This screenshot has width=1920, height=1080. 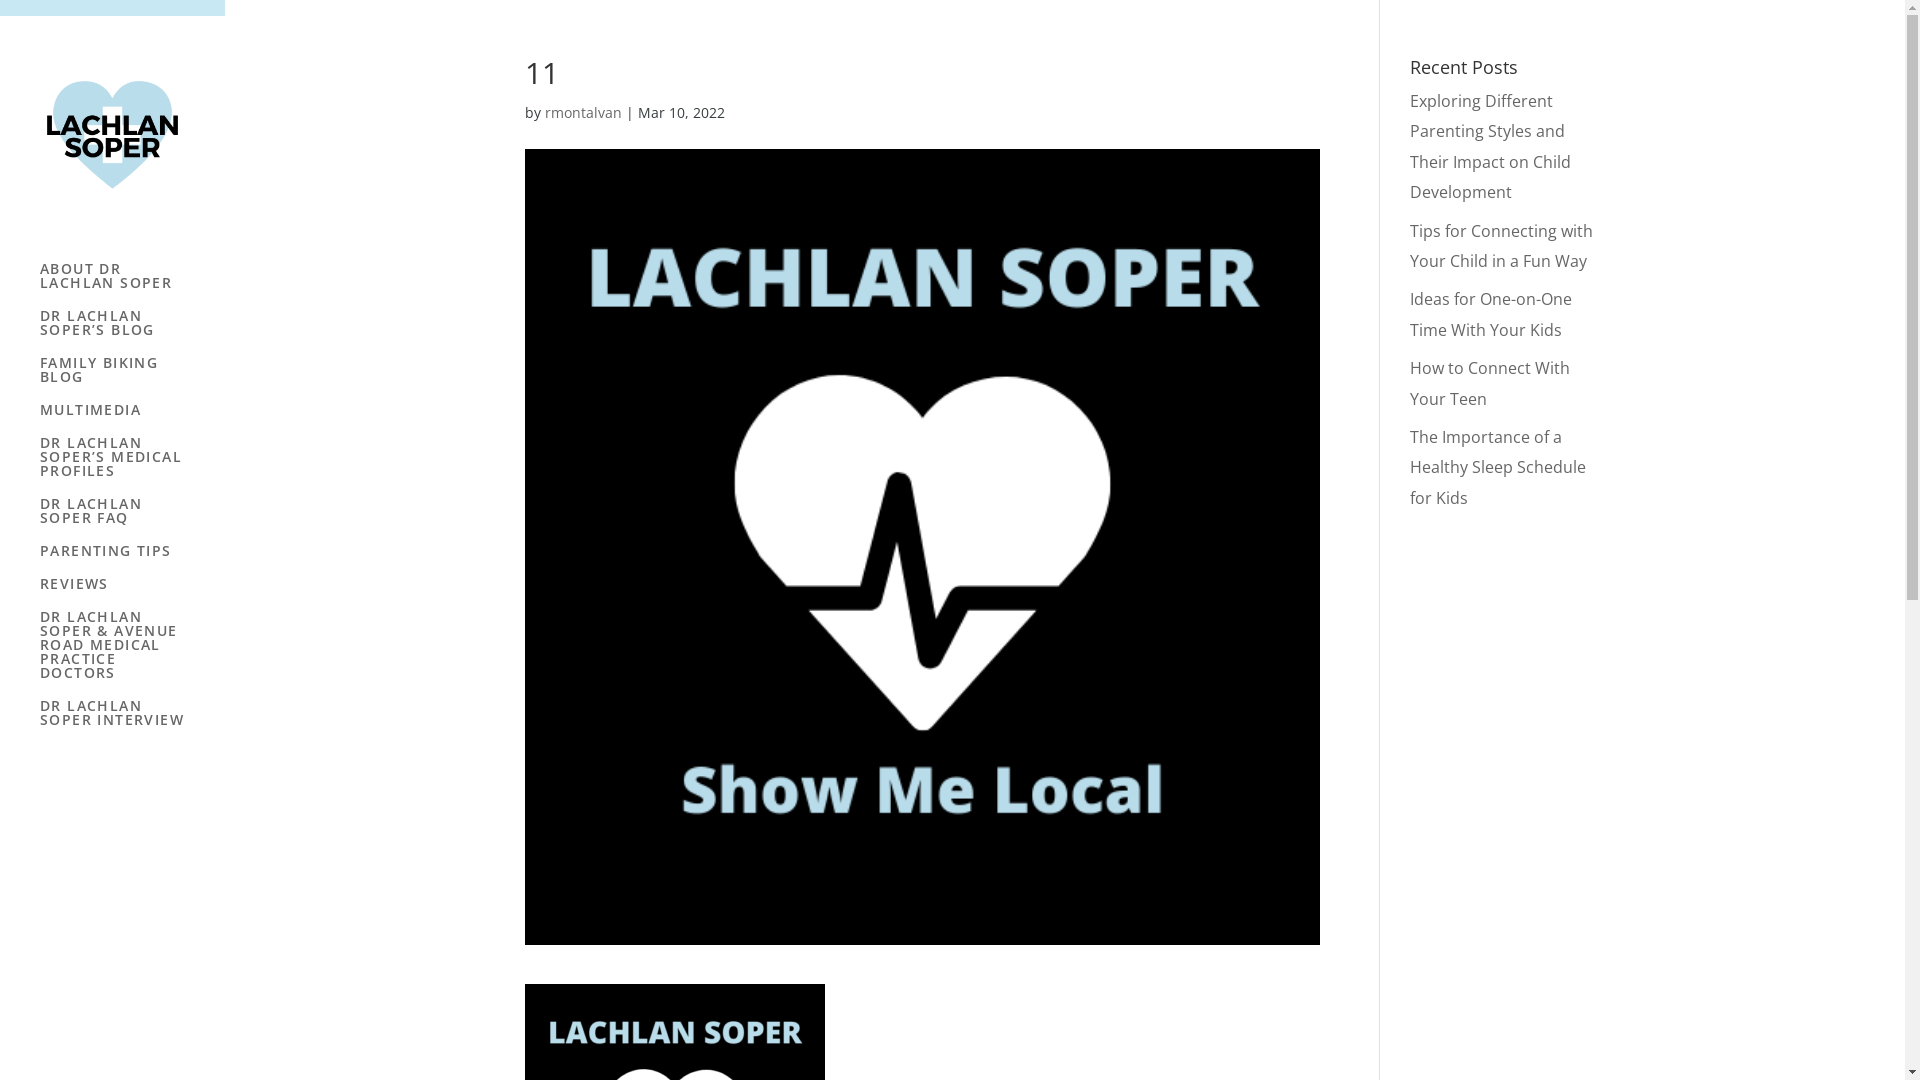 What do you see at coordinates (1491, 313) in the screenshot?
I see `'Ideas for One-on-One Time With Your Kids'` at bounding box center [1491, 313].